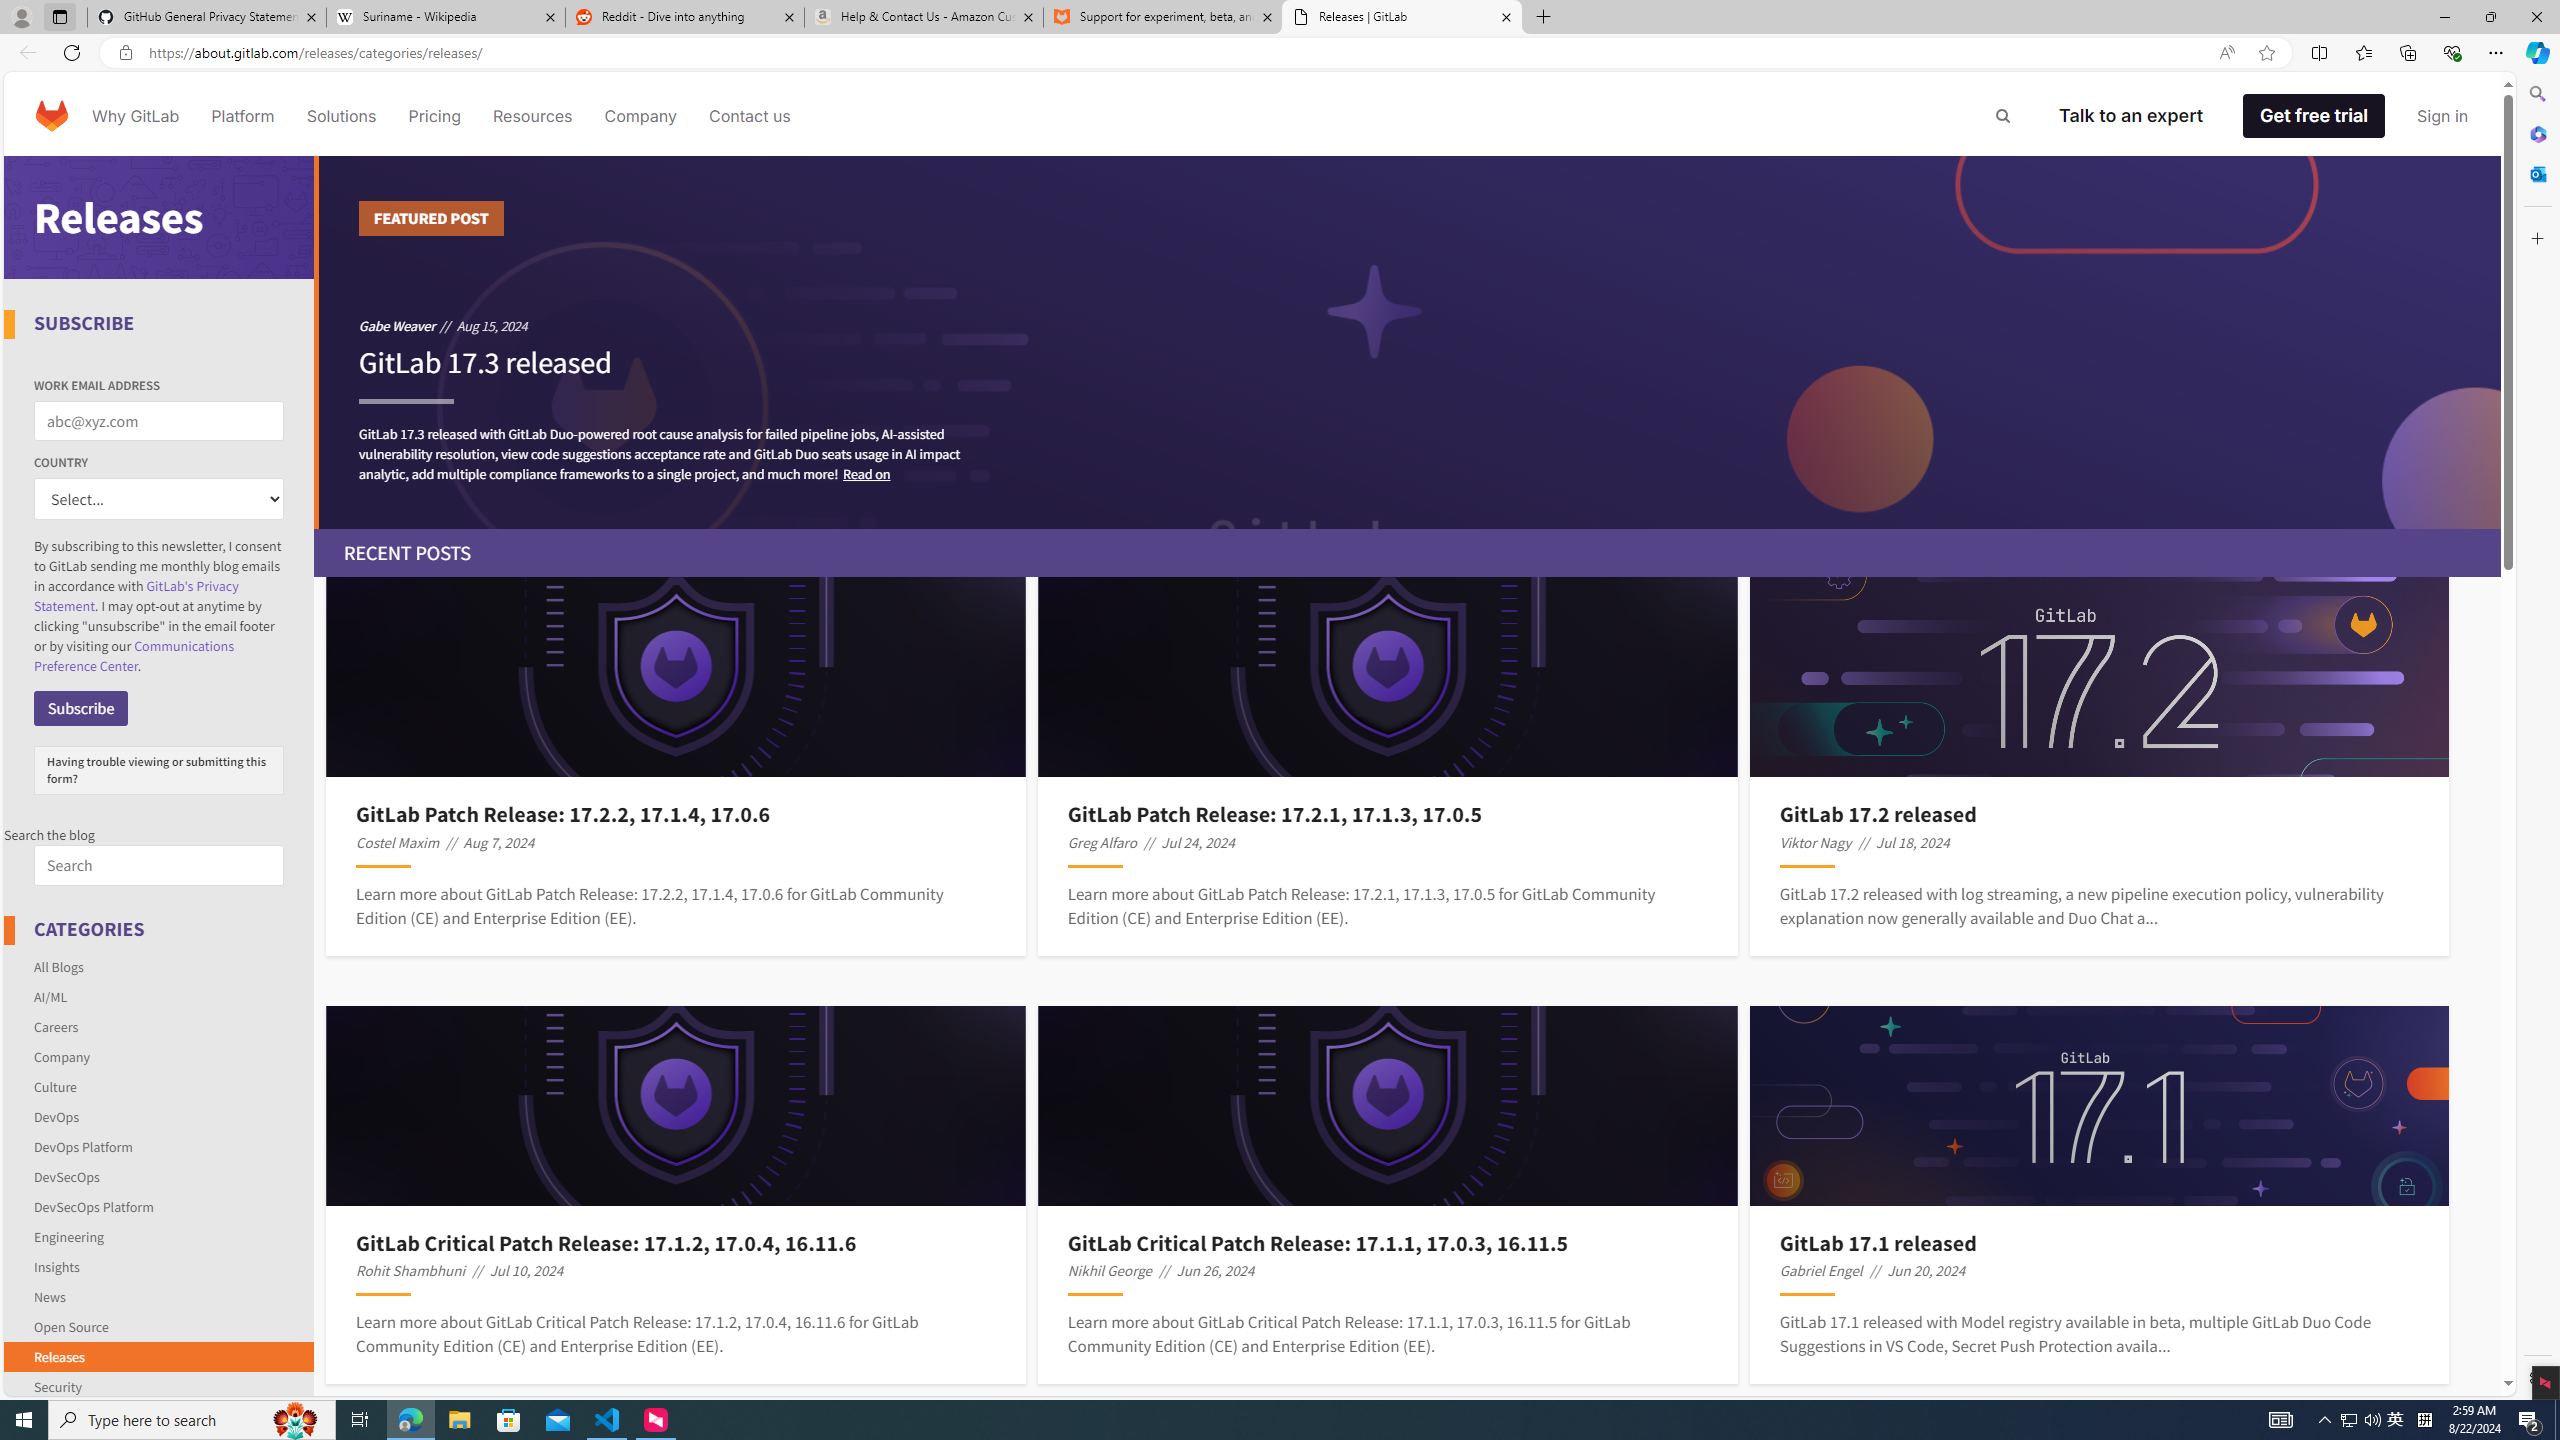 This screenshot has width=2560, height=1440. What do you see at coordinates (674, 815) in the screenshot?
I see `'GitLab Patch Release: 17.2.2, 17.1.4, 17.0.6'` at bounding box center [674, 815].